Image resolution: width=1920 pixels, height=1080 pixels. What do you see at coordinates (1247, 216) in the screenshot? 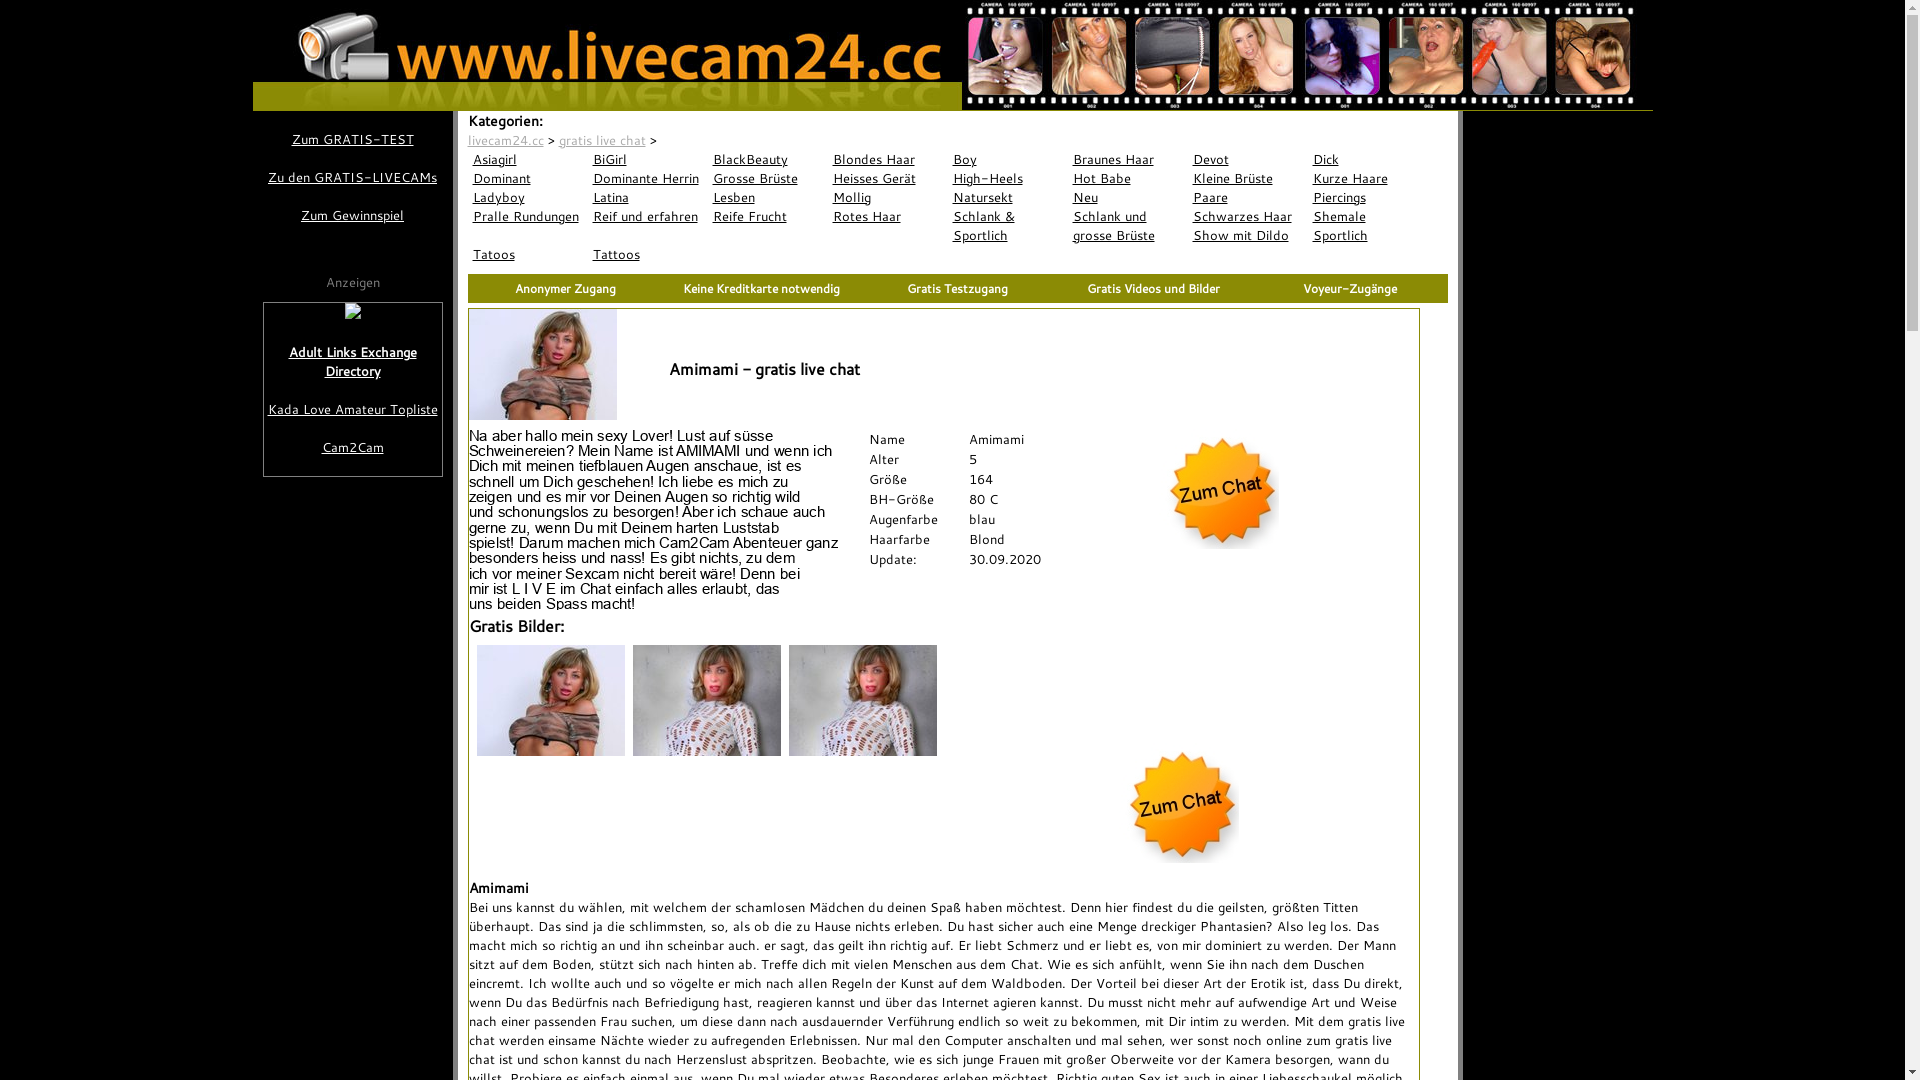
I see `'Schwarzes Haar'` at bounding box center [1247, 216].